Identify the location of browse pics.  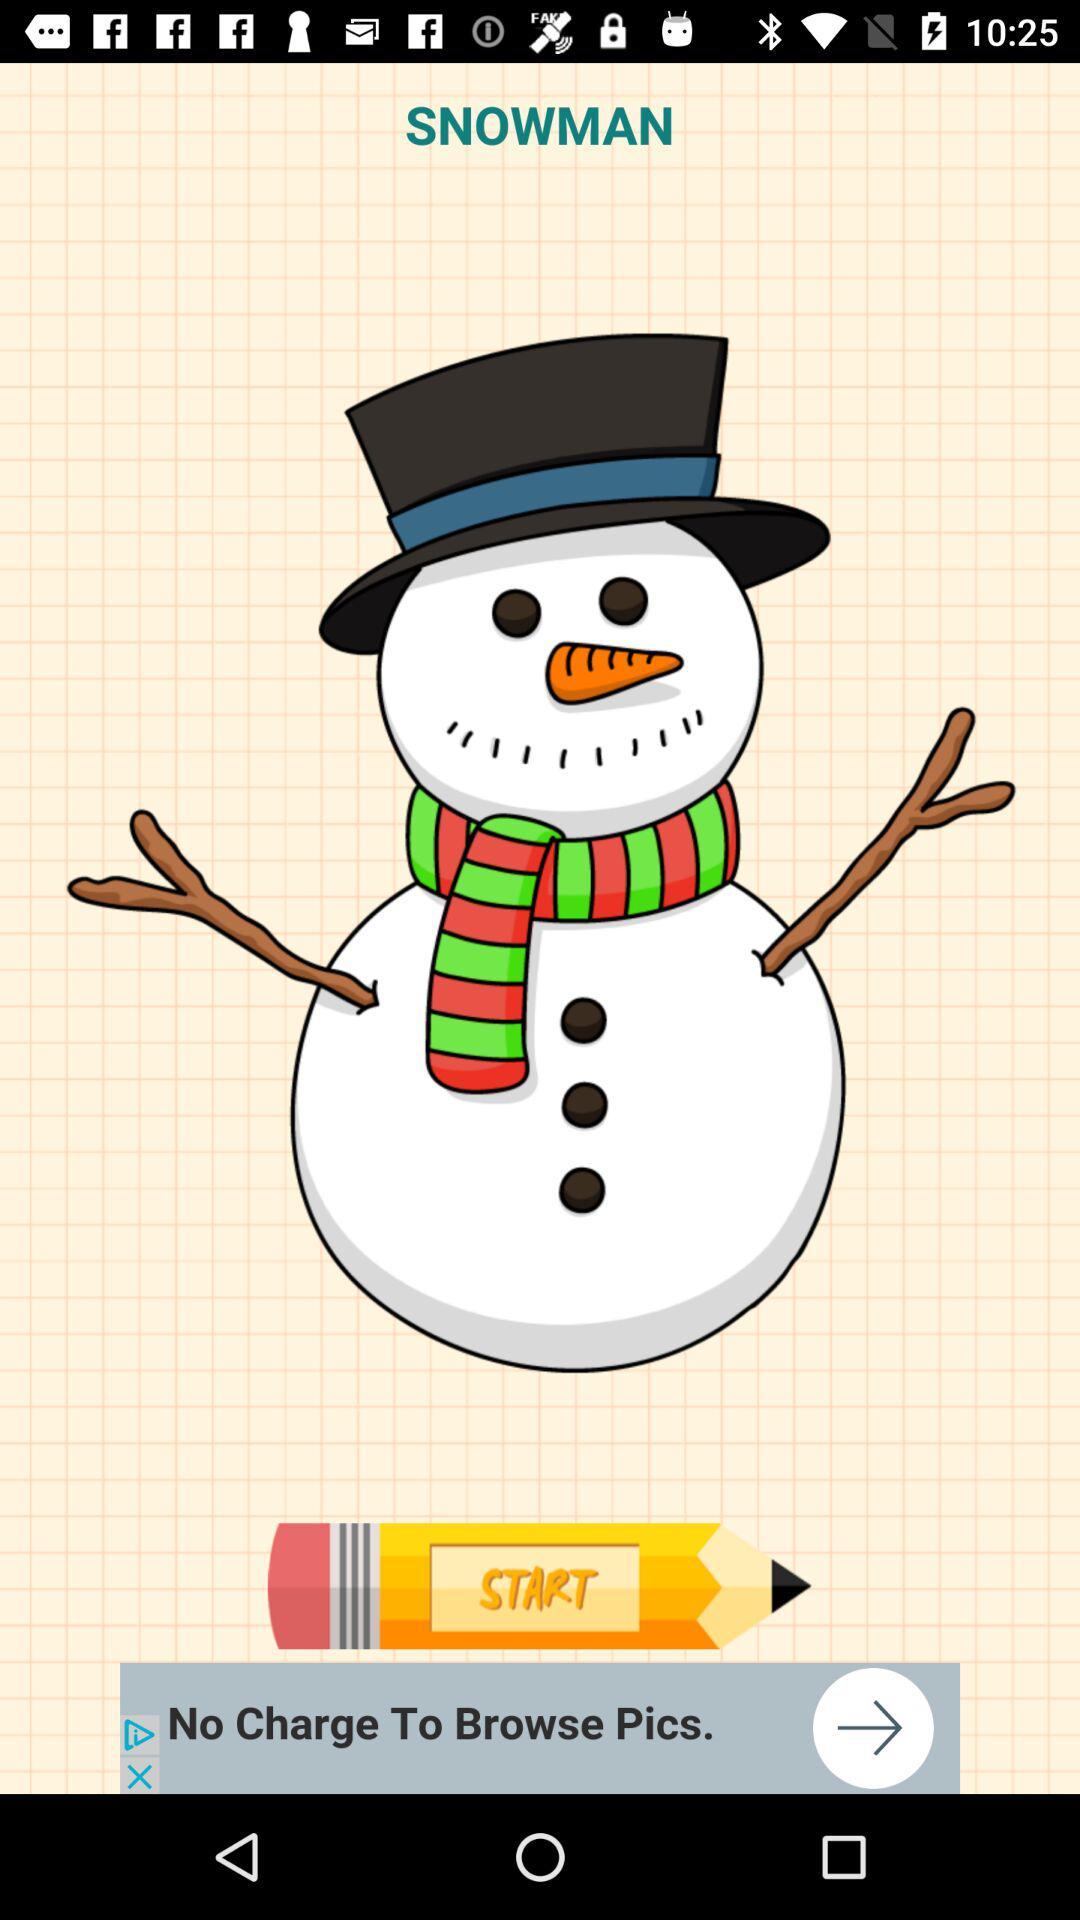
(540, 1727).